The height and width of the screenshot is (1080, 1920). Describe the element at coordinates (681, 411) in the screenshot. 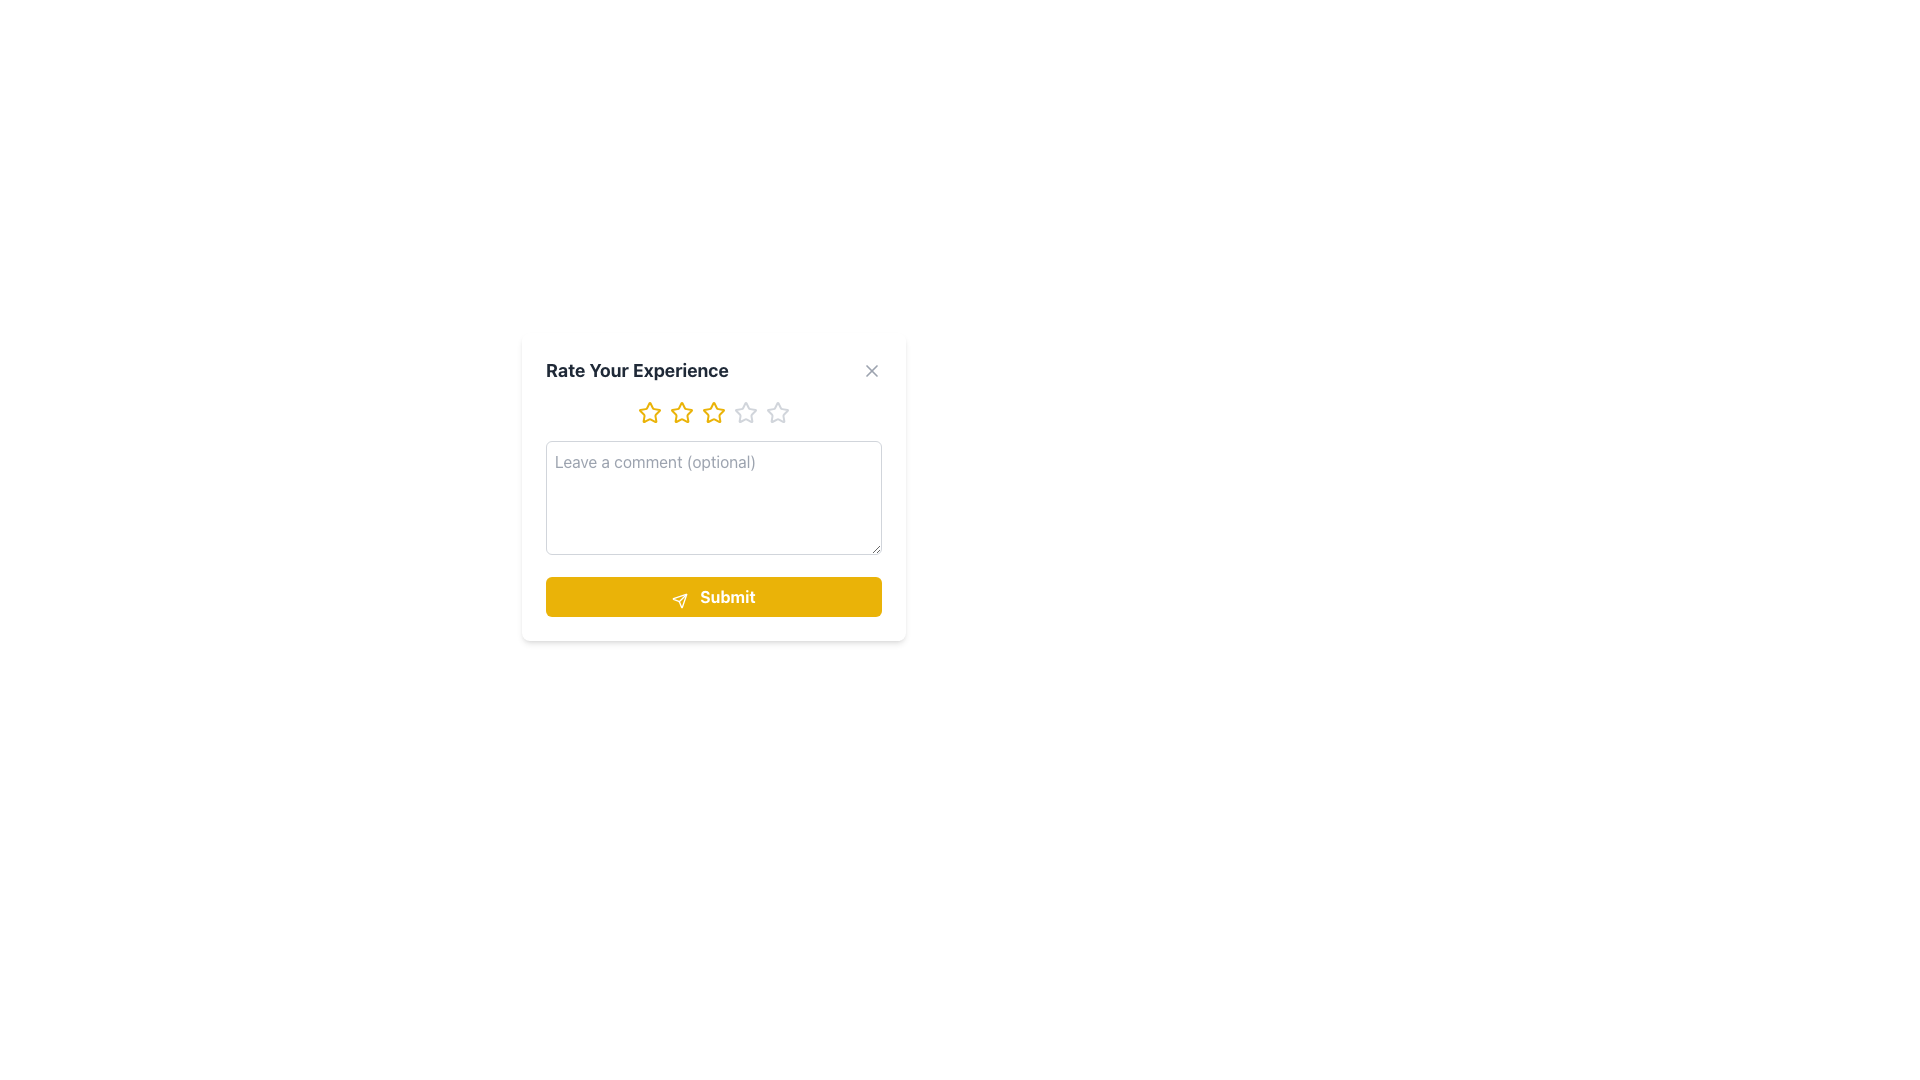

I see `the second star in the 'Rate Your Experience' section` at that location.